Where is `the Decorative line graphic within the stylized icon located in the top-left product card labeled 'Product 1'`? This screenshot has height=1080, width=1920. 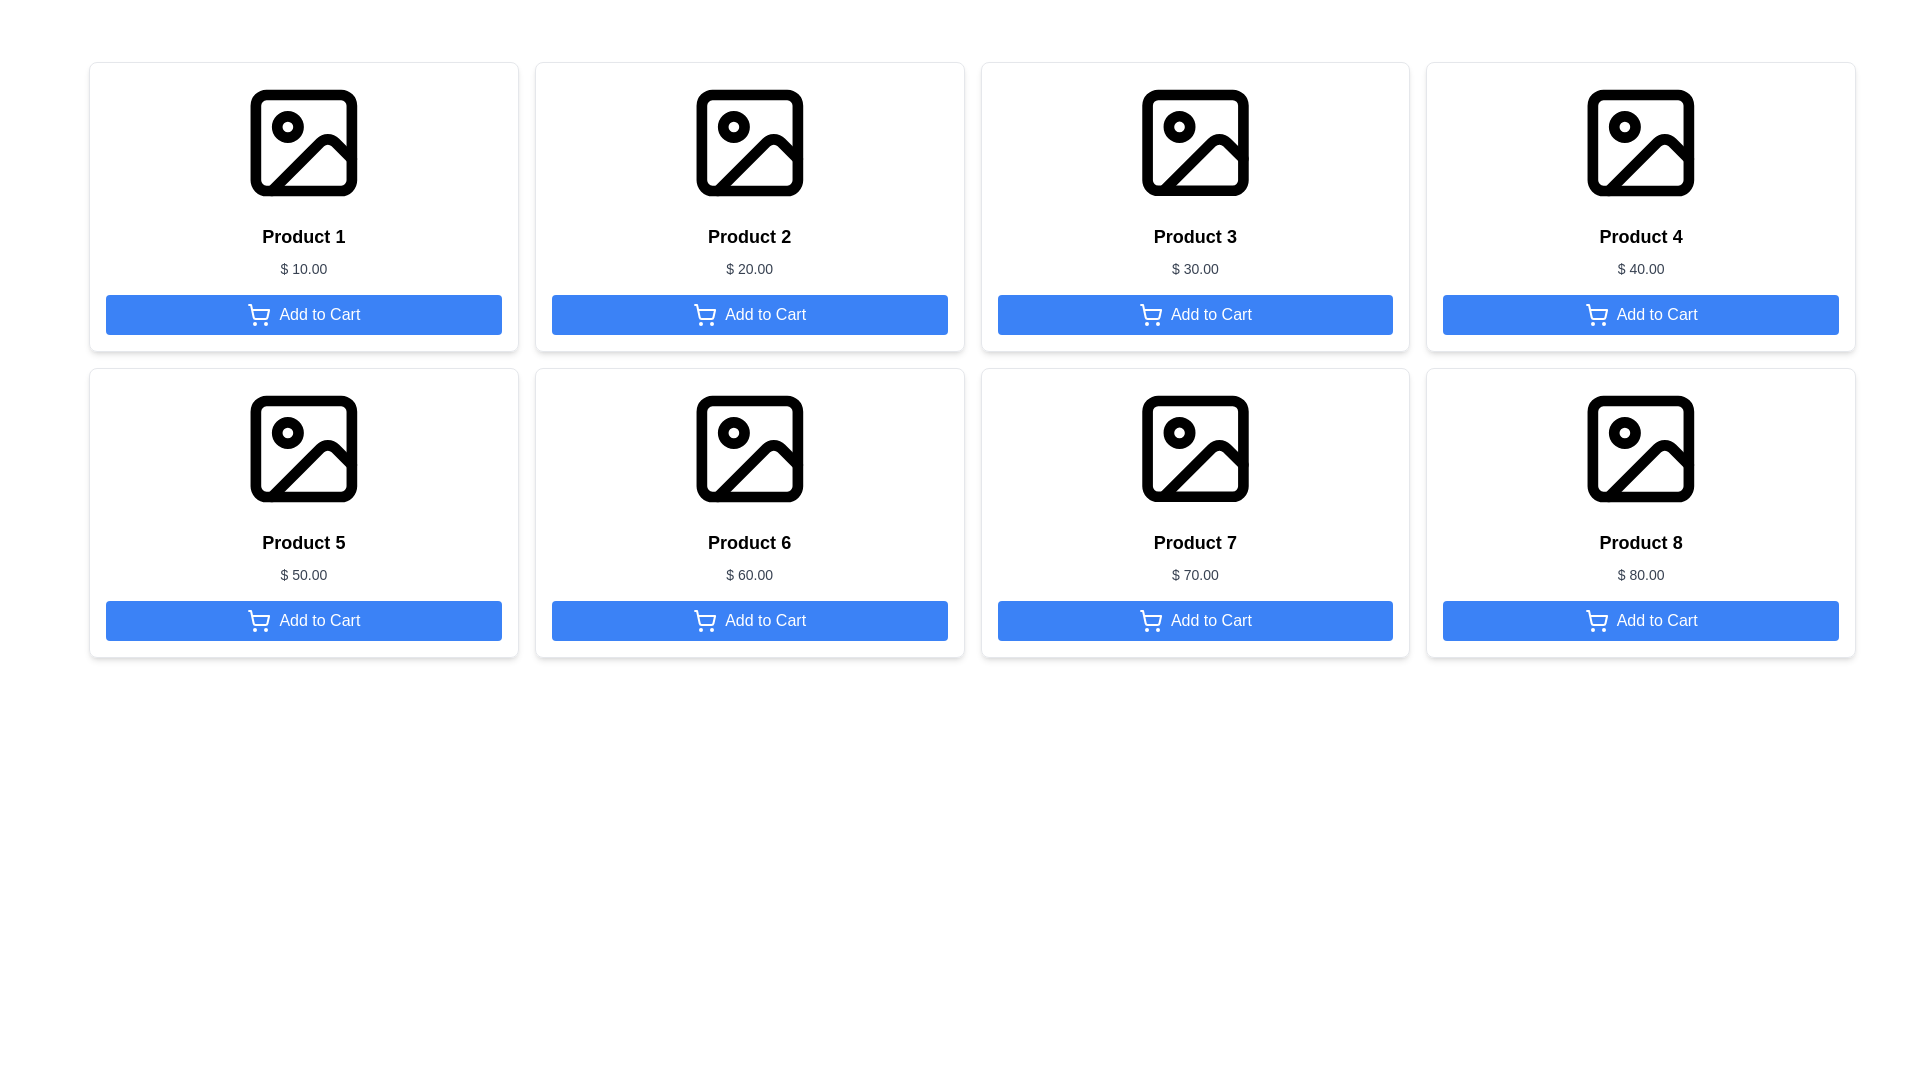 the Decorative line graphic within the stylized icon located in the top-left product card labeled 'Product 1' is located at coordinates (310, 164).